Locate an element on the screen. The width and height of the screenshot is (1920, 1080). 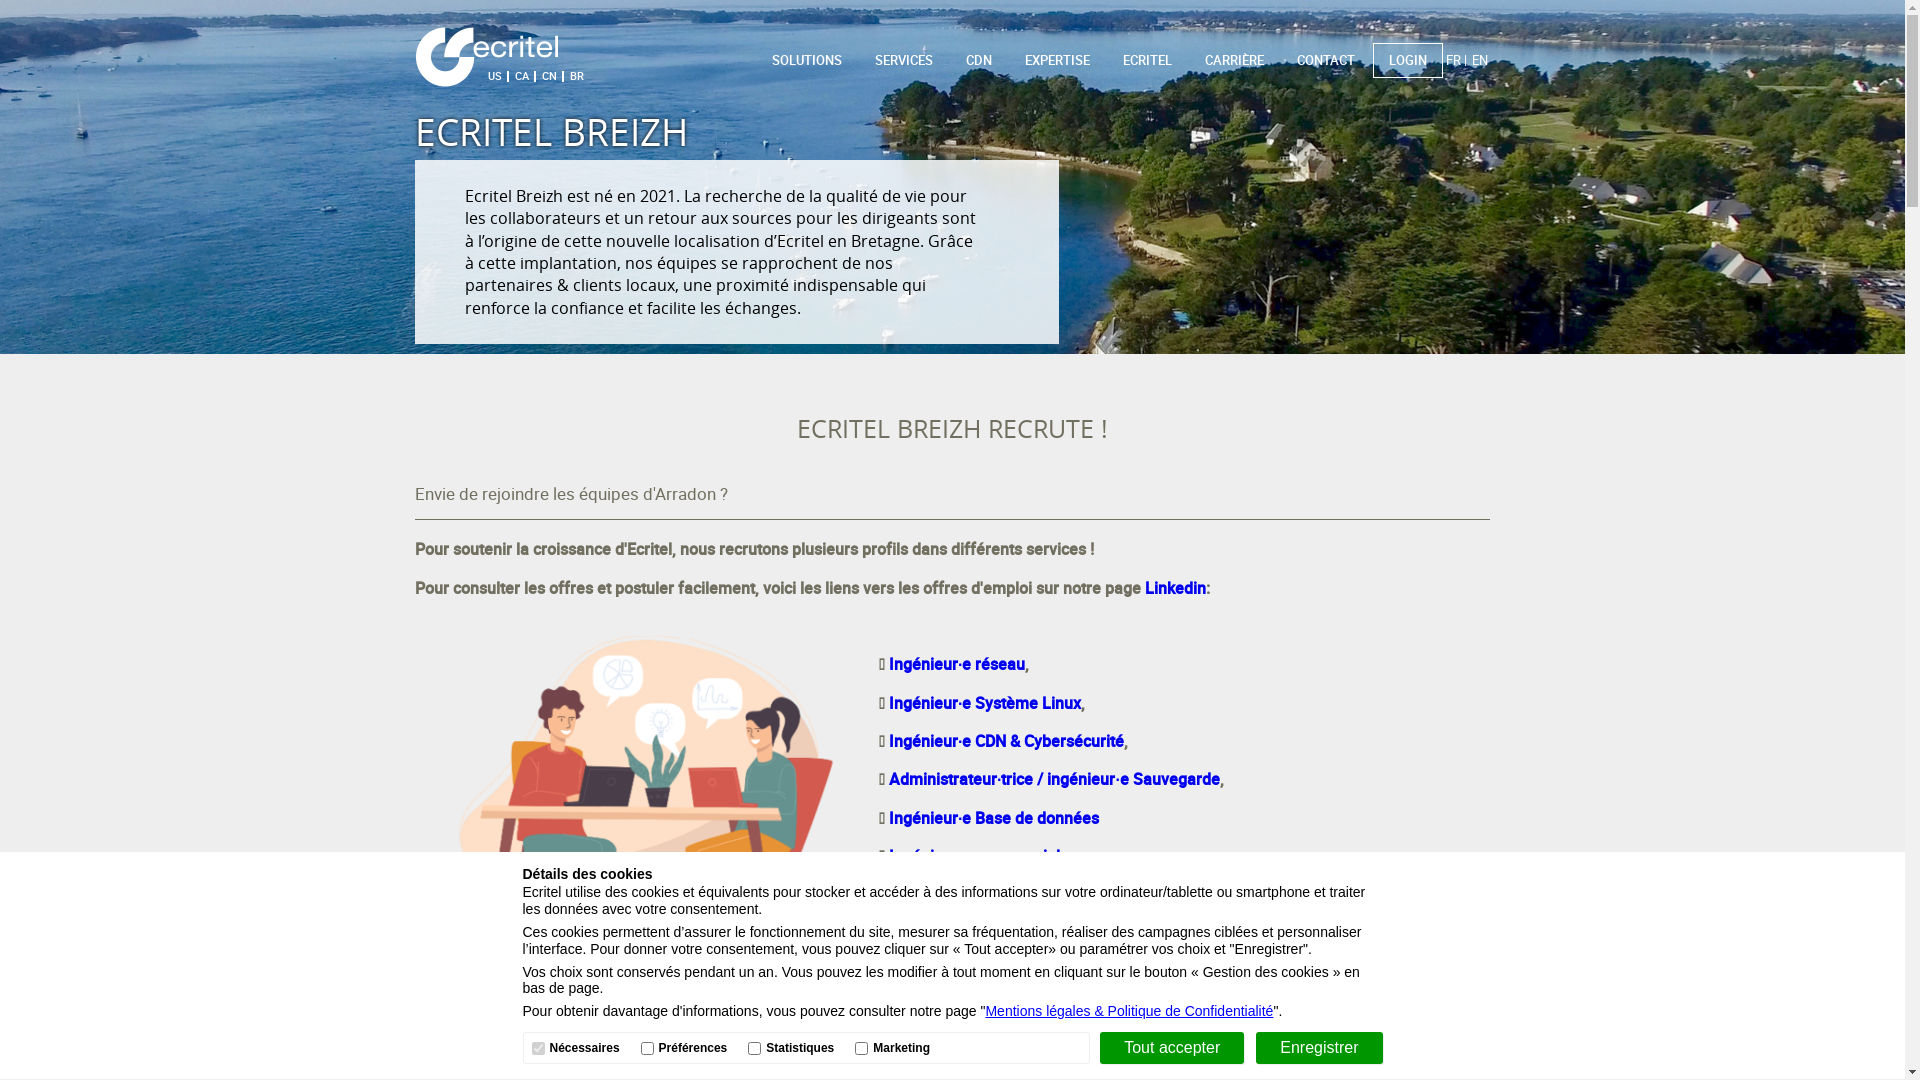
'LOGIN' is located at coordinates (1406, 59).